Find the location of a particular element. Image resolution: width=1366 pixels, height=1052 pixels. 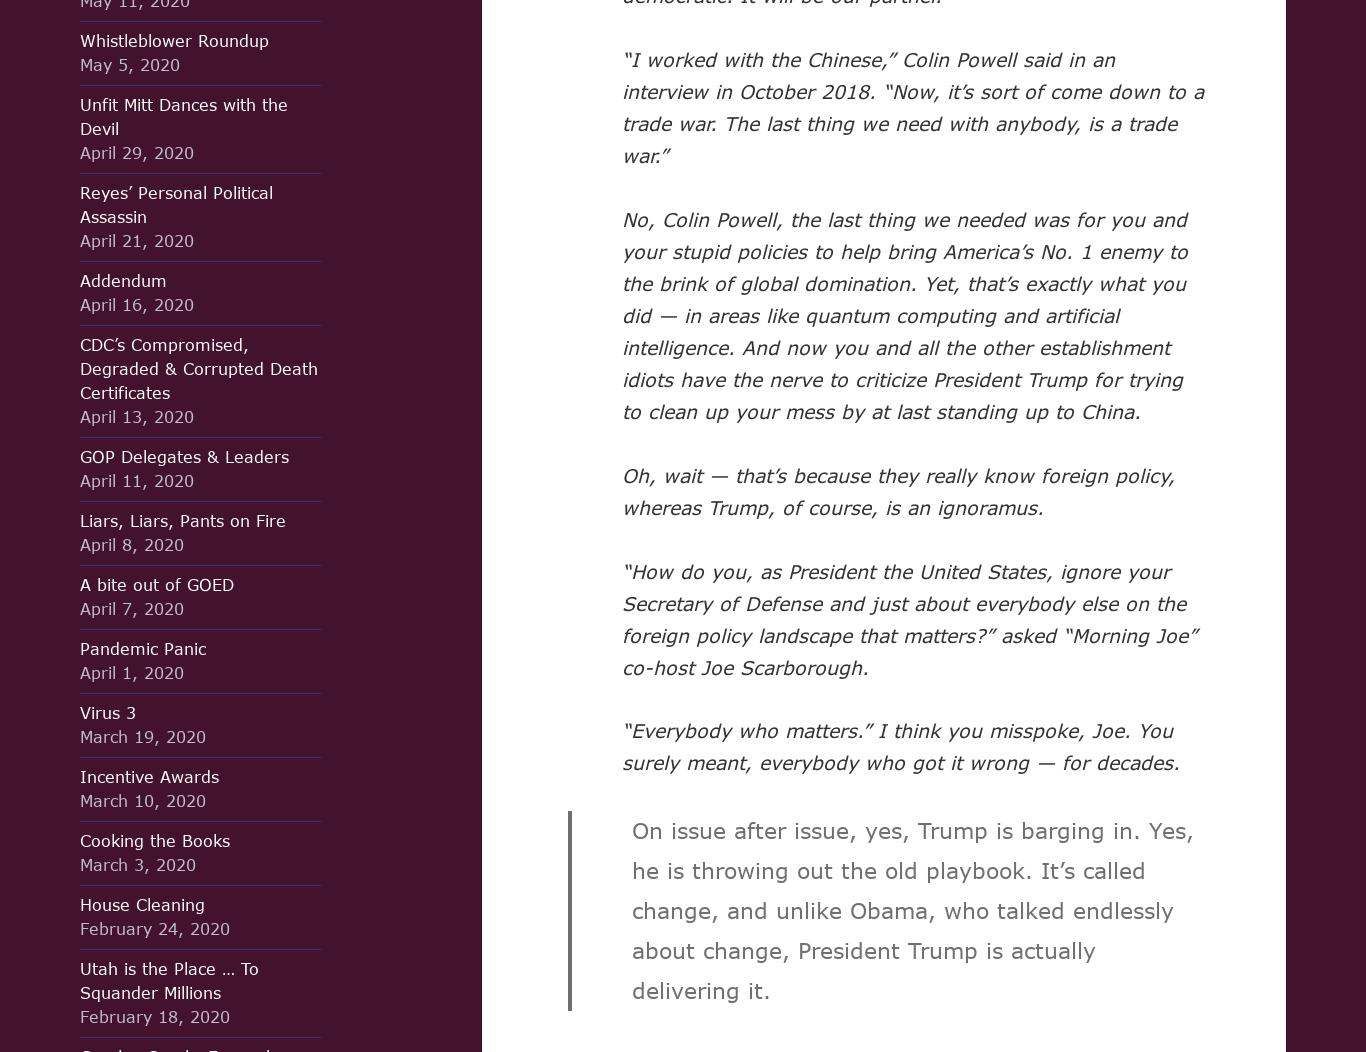

'March 10, 2020' is located at coordinates (142, 800).